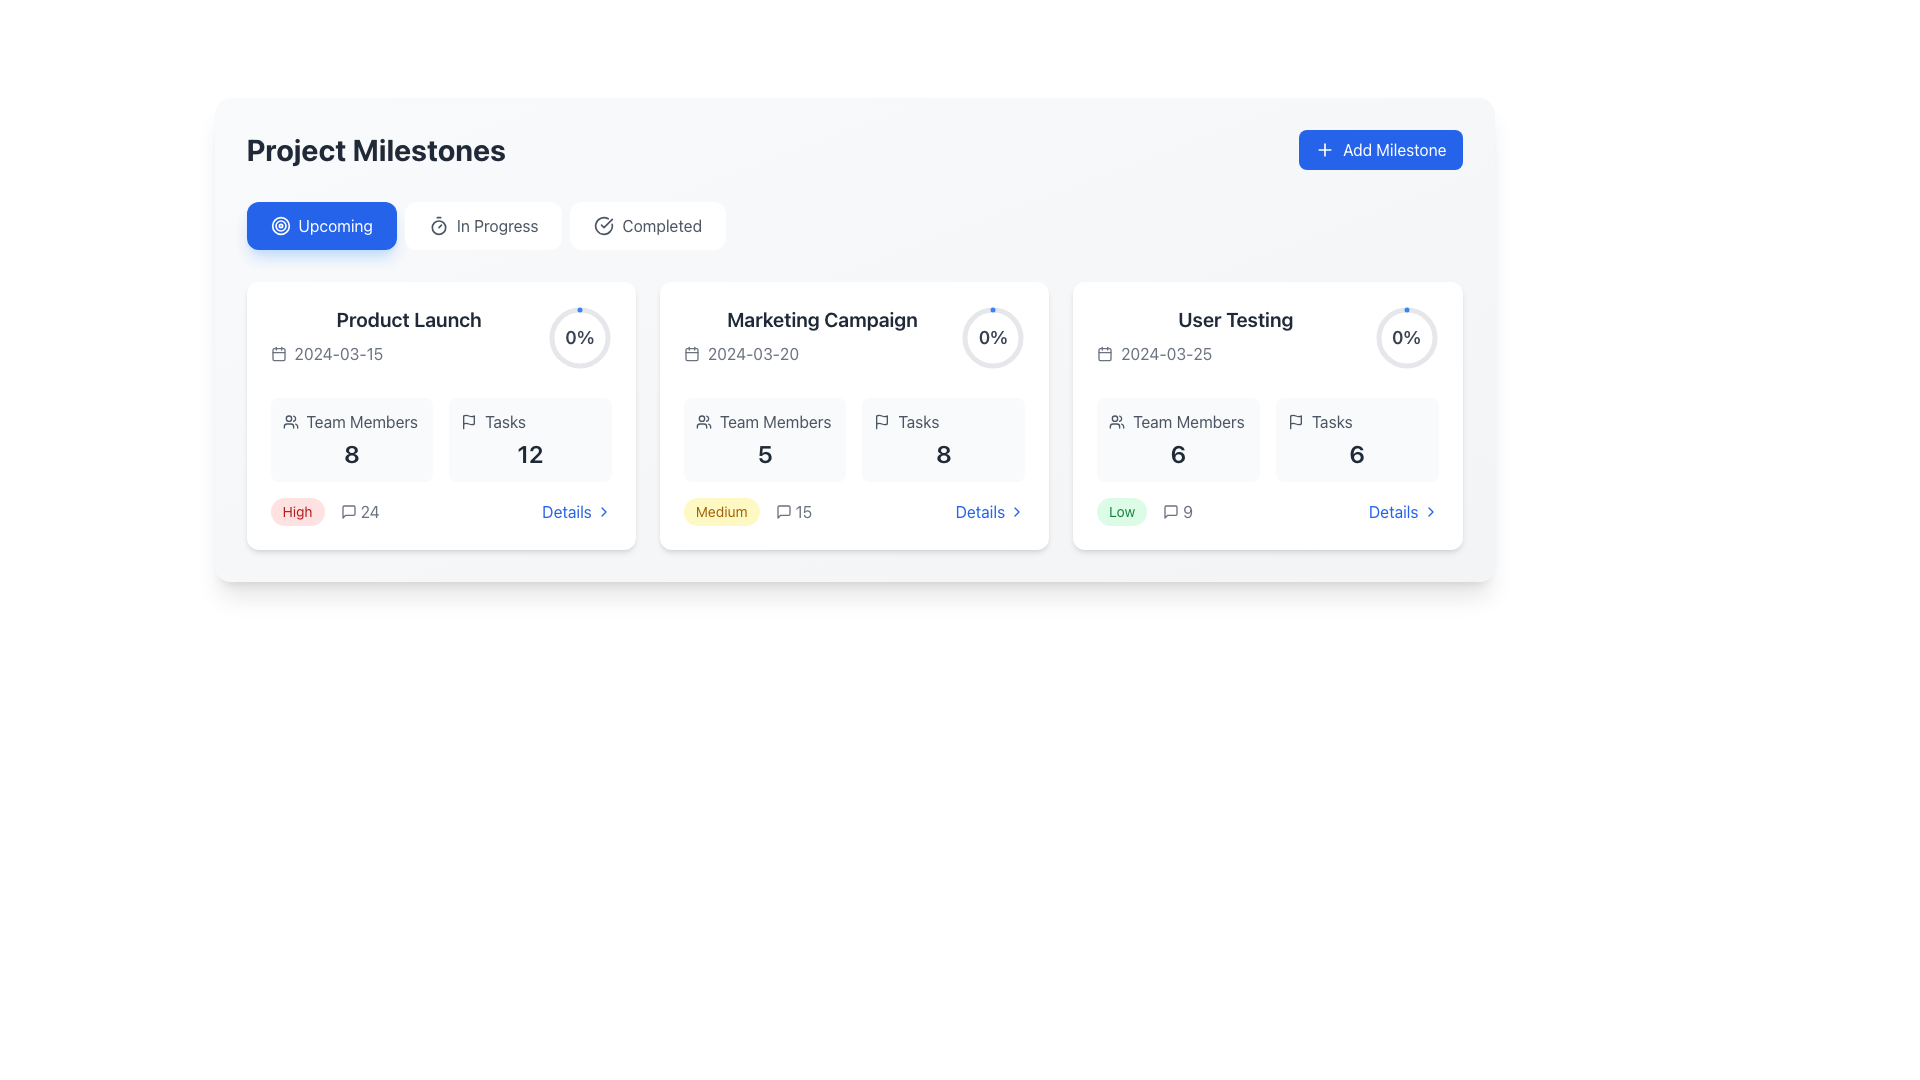 This screenshot has width=1920, height=1080. What do you see at coordinates (691, 353) in the screenshot?
I see `the calendar icon located in the 'Marketing Campaign' card, which is a small square with rounded corners, positioned directly to the left of the date text '2024-03-20'` at bounding box center [691, 353].